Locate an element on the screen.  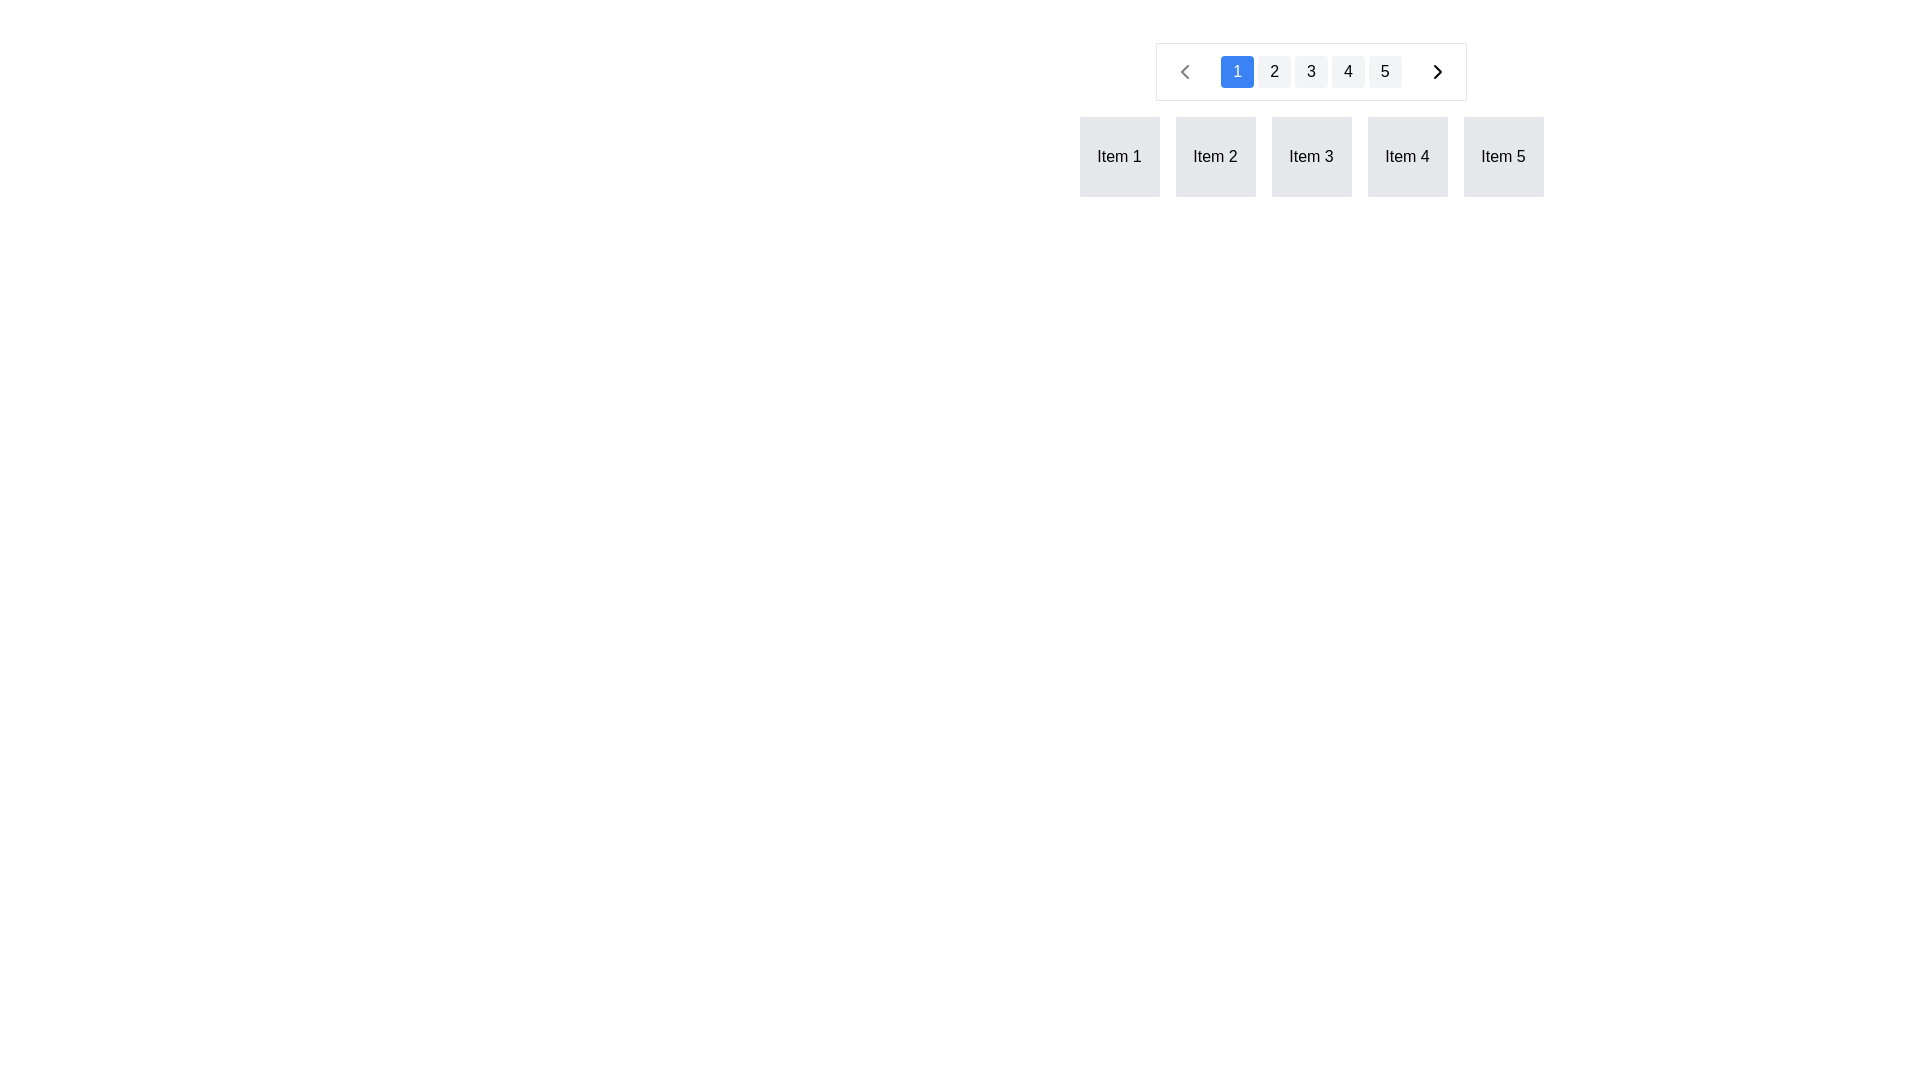
the gray box labeled 'Item 3' is located at coordinates (1311, 156).